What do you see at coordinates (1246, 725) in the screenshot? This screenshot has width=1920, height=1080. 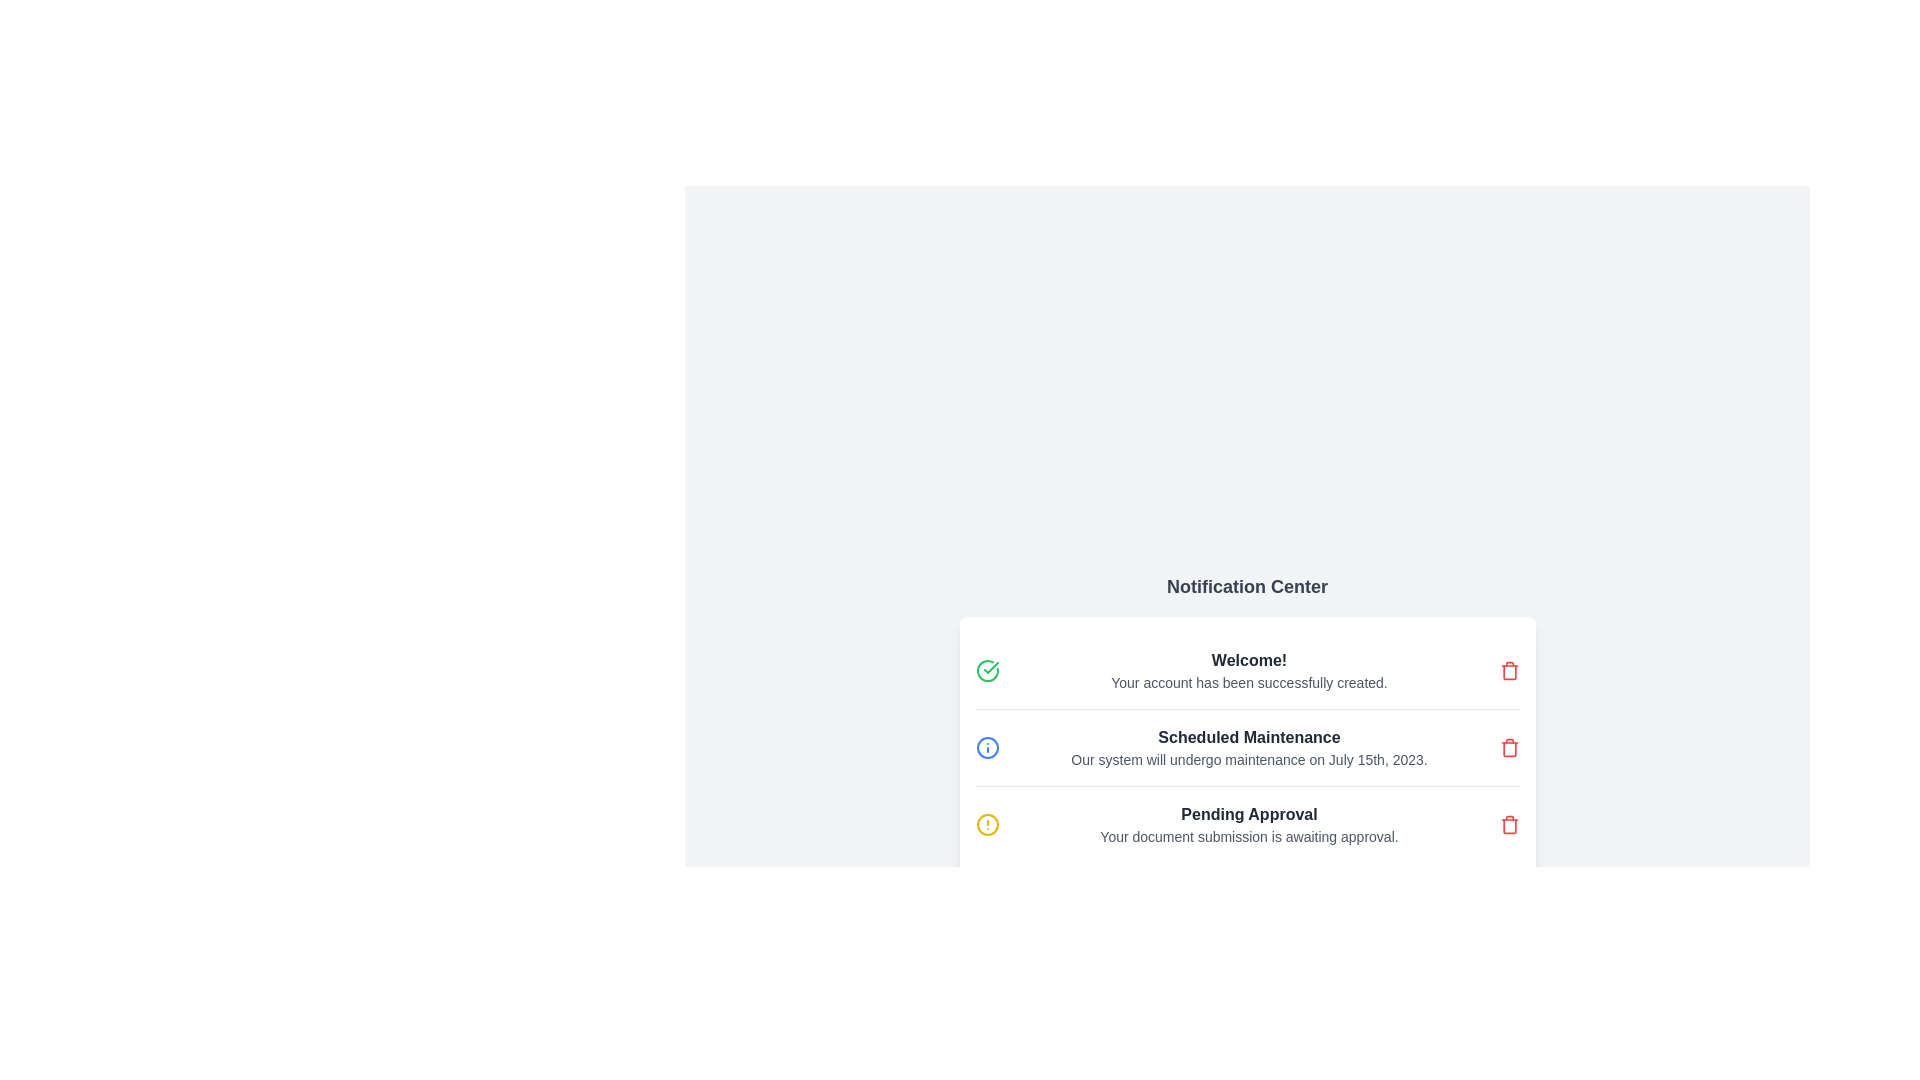 I see `information displayed in the notification card that shows 'Scheduled Maintenance' in bold text and a subtitle regarding system maintenance` at bounding box center [1246, 725].